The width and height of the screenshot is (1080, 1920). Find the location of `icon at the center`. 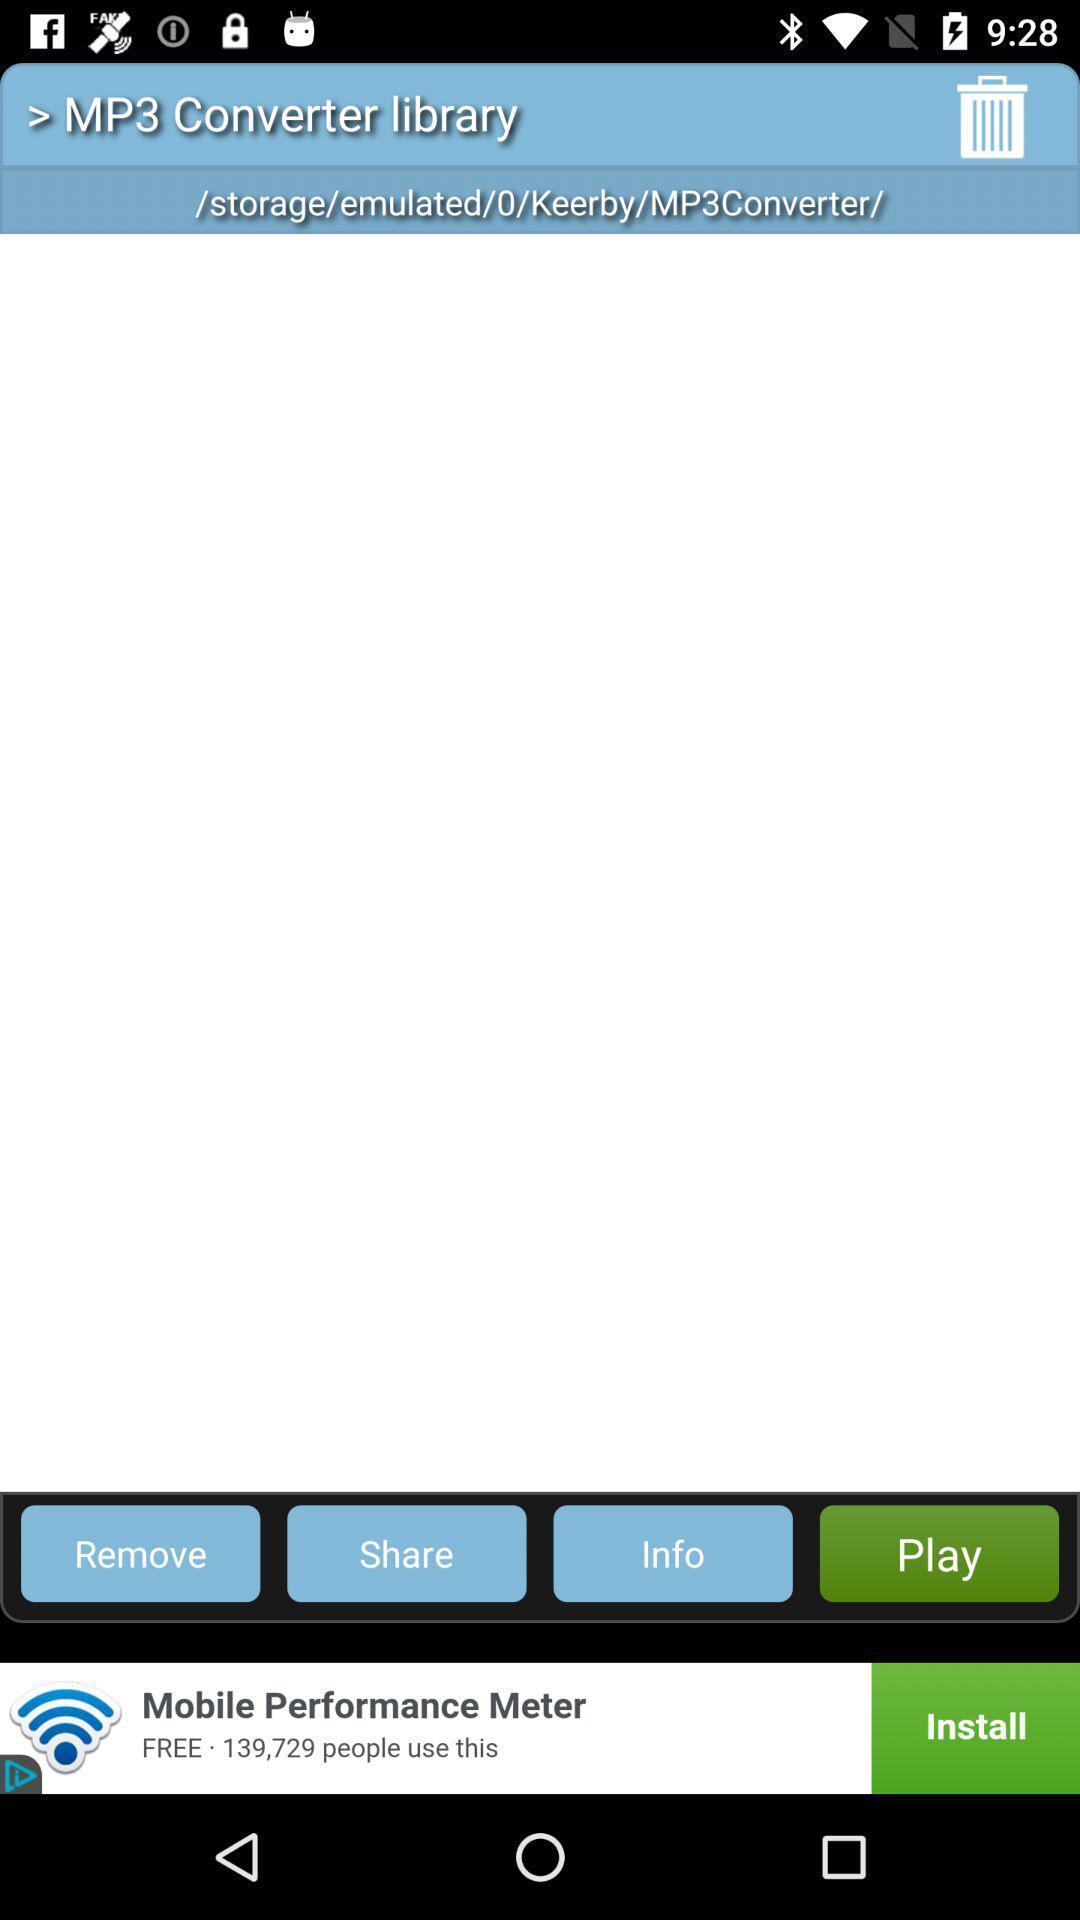

icon at the center is located at coordinates (540, 862).